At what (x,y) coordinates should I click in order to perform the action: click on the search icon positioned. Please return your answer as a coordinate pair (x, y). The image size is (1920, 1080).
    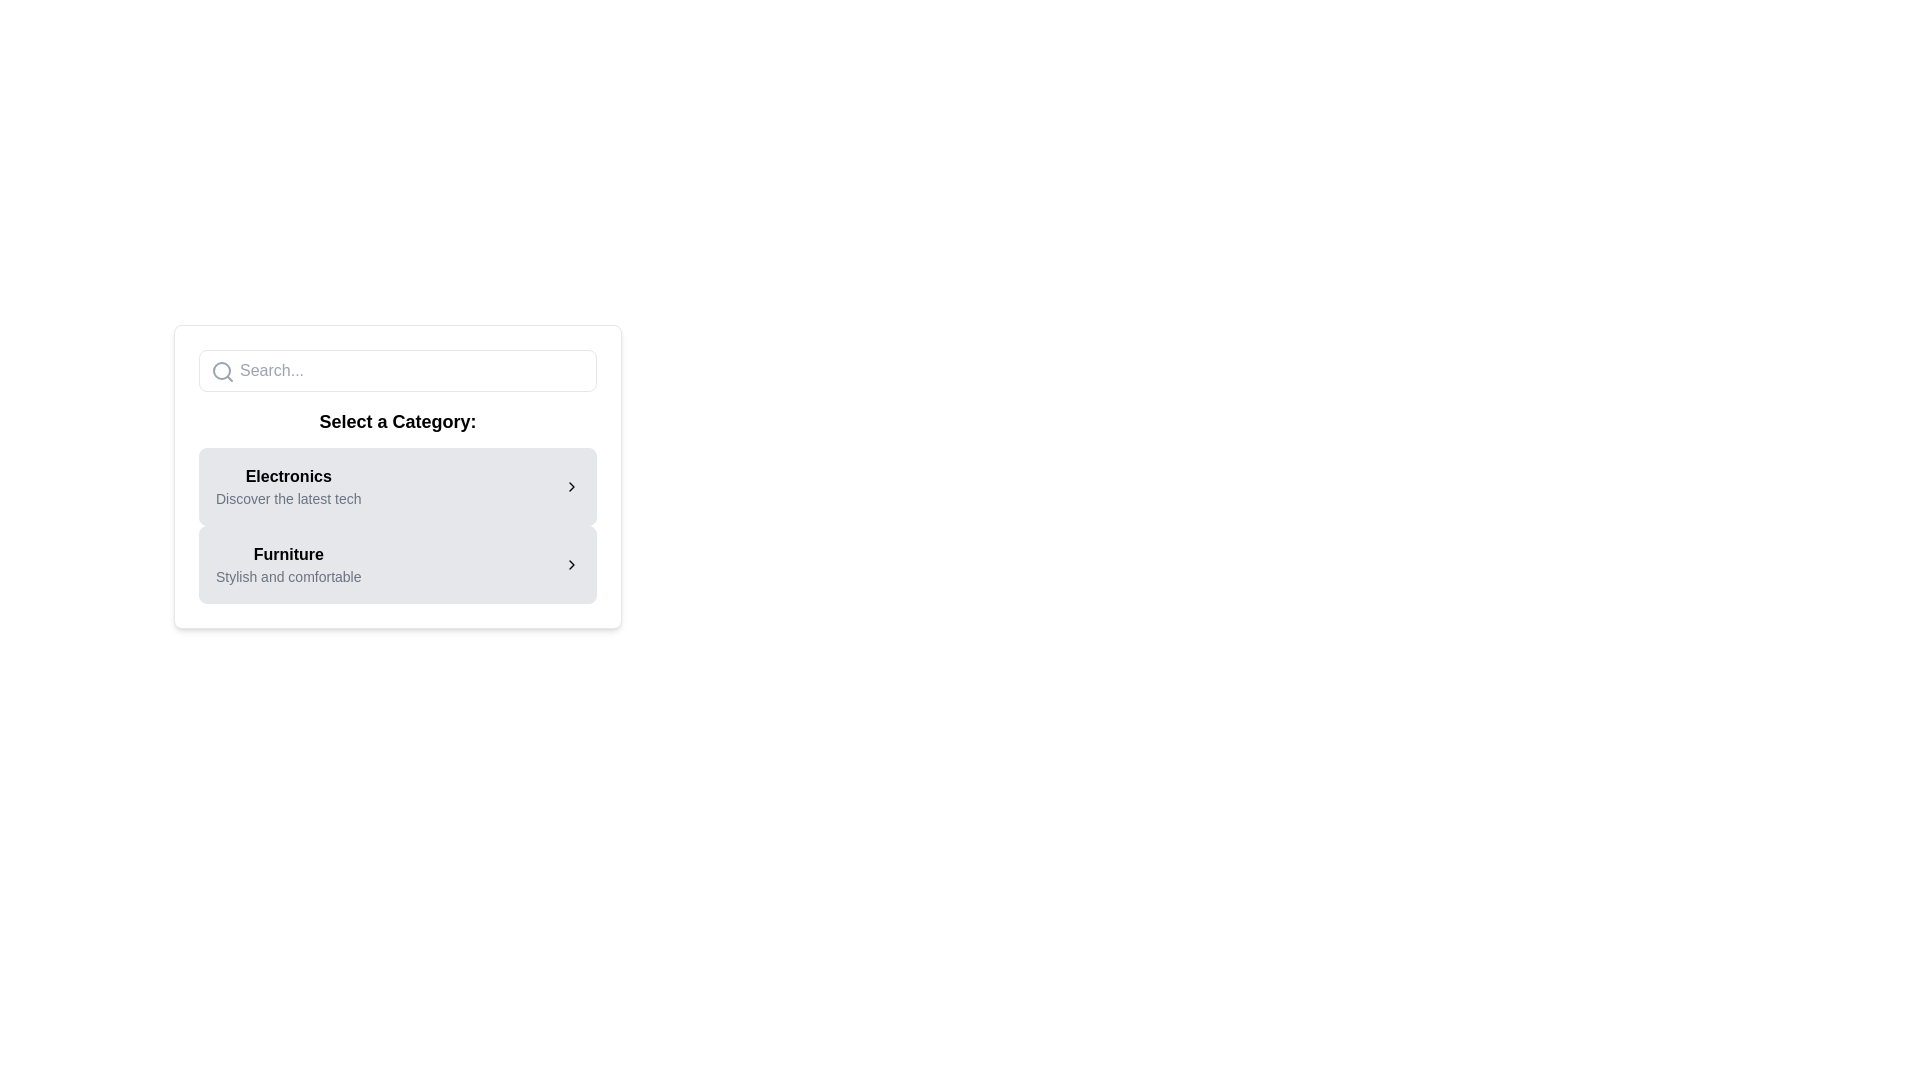
    Looking at the image, I should click on (222, 371).